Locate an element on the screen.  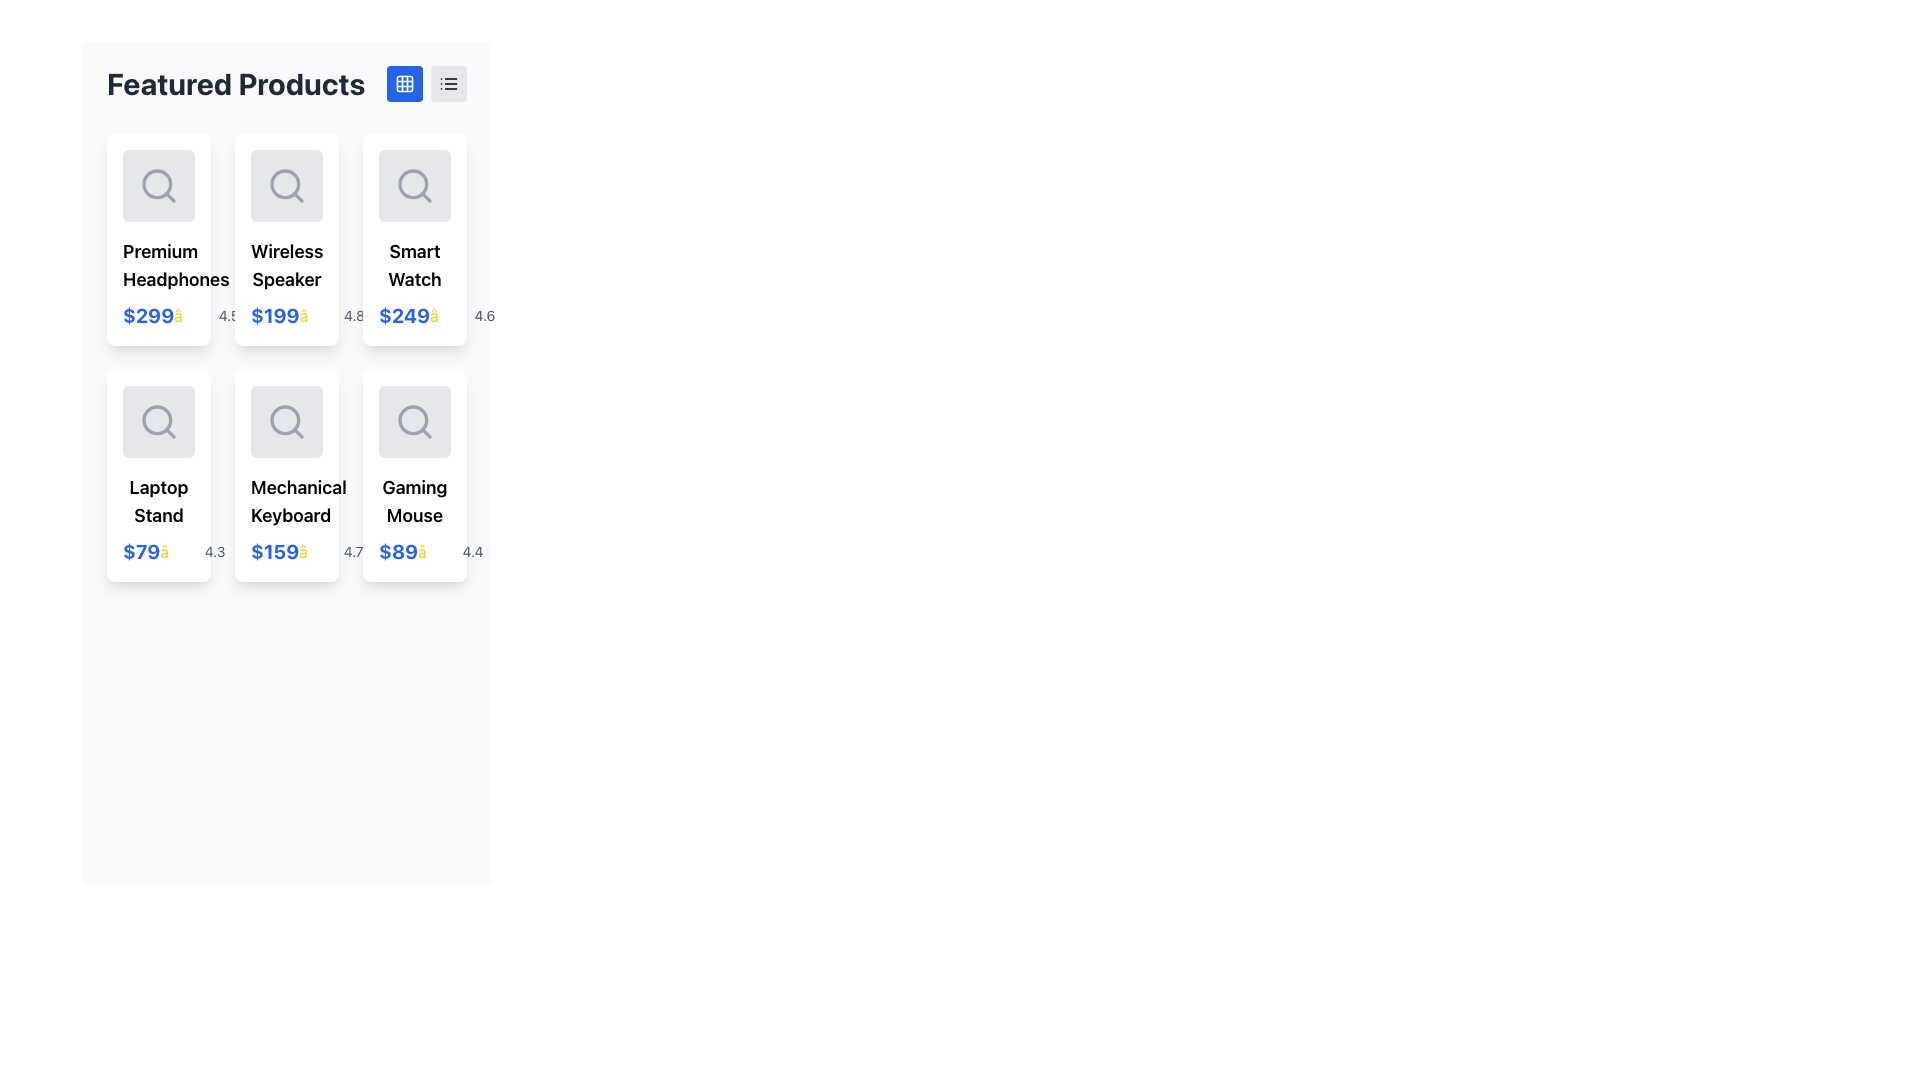
the state of the blue rounded square graphical icon located in the center of a 3x3 grid, positioned to the right of the 'Featured Products' heading is located at coordinates (403, 83).